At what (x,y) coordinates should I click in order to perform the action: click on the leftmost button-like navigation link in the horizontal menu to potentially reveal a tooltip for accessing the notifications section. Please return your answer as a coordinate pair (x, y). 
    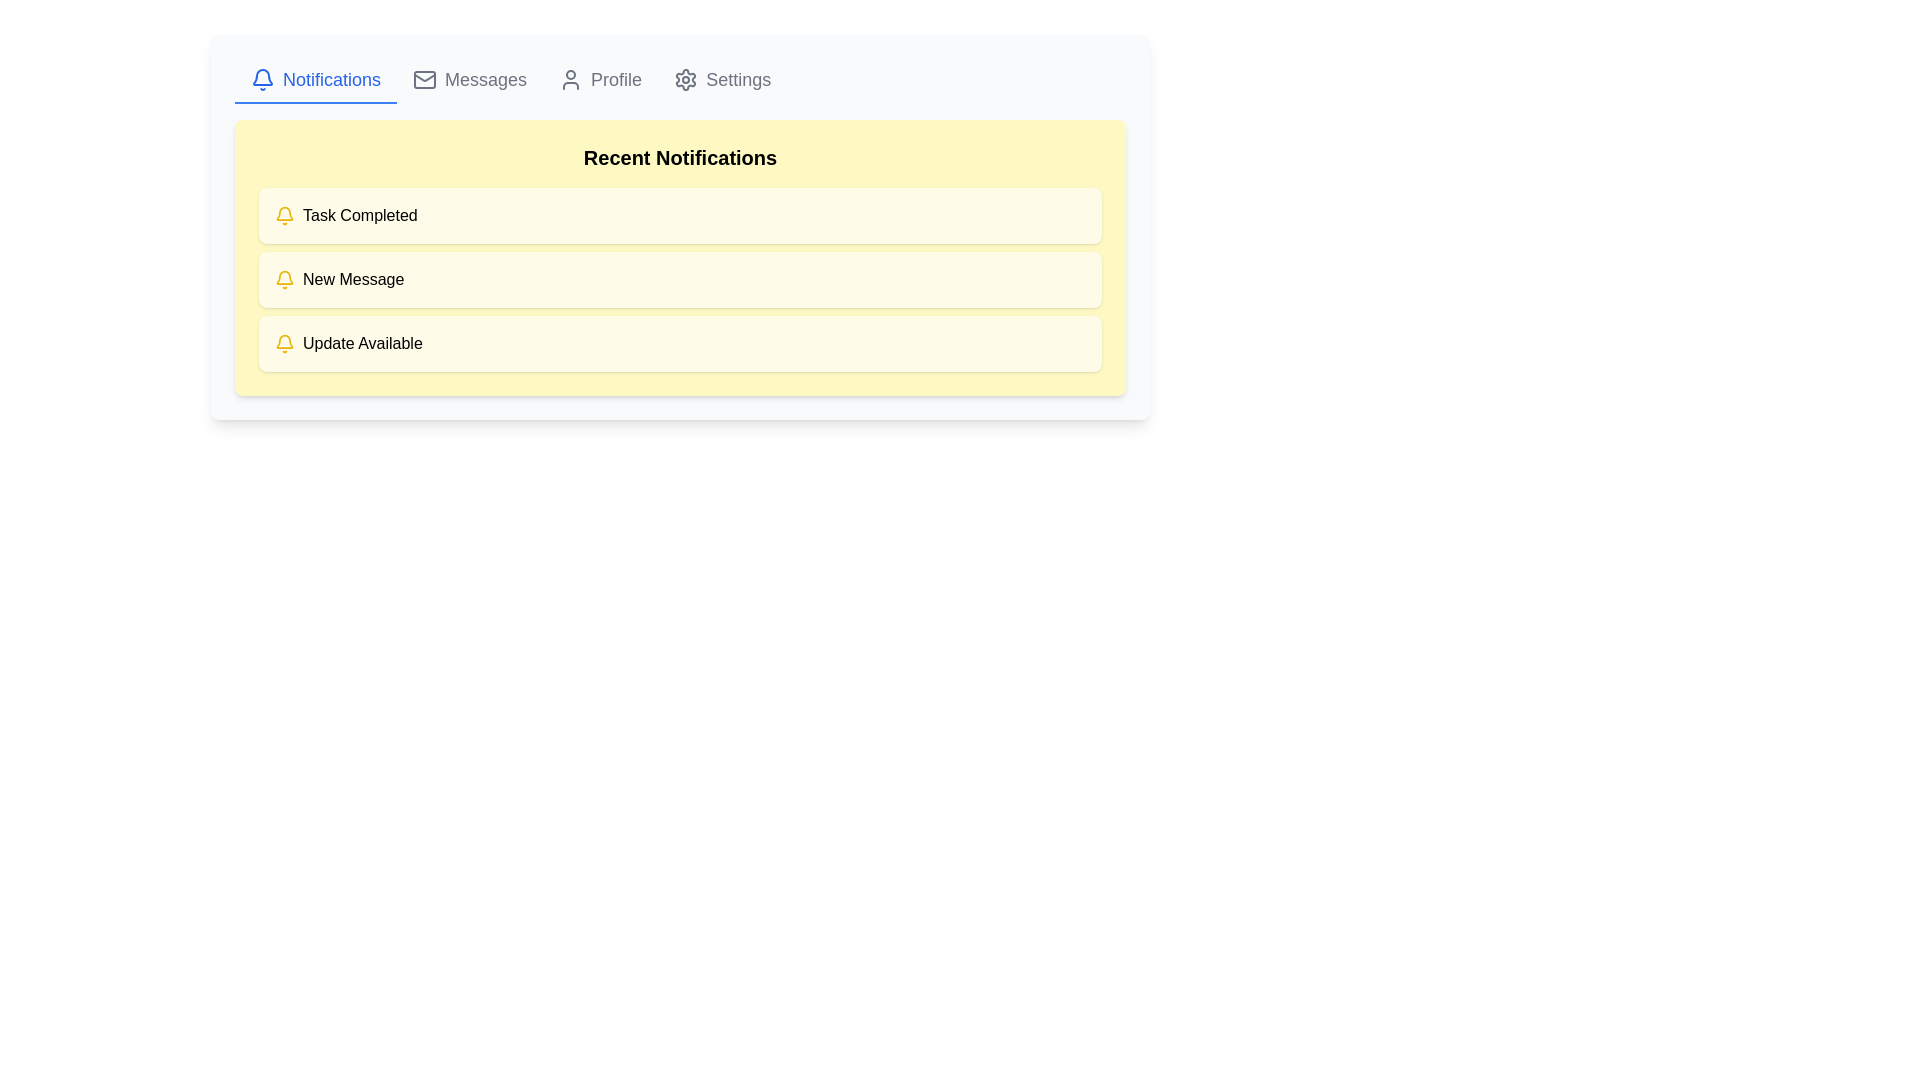
    Looking at the image, I should click on (315, 80).